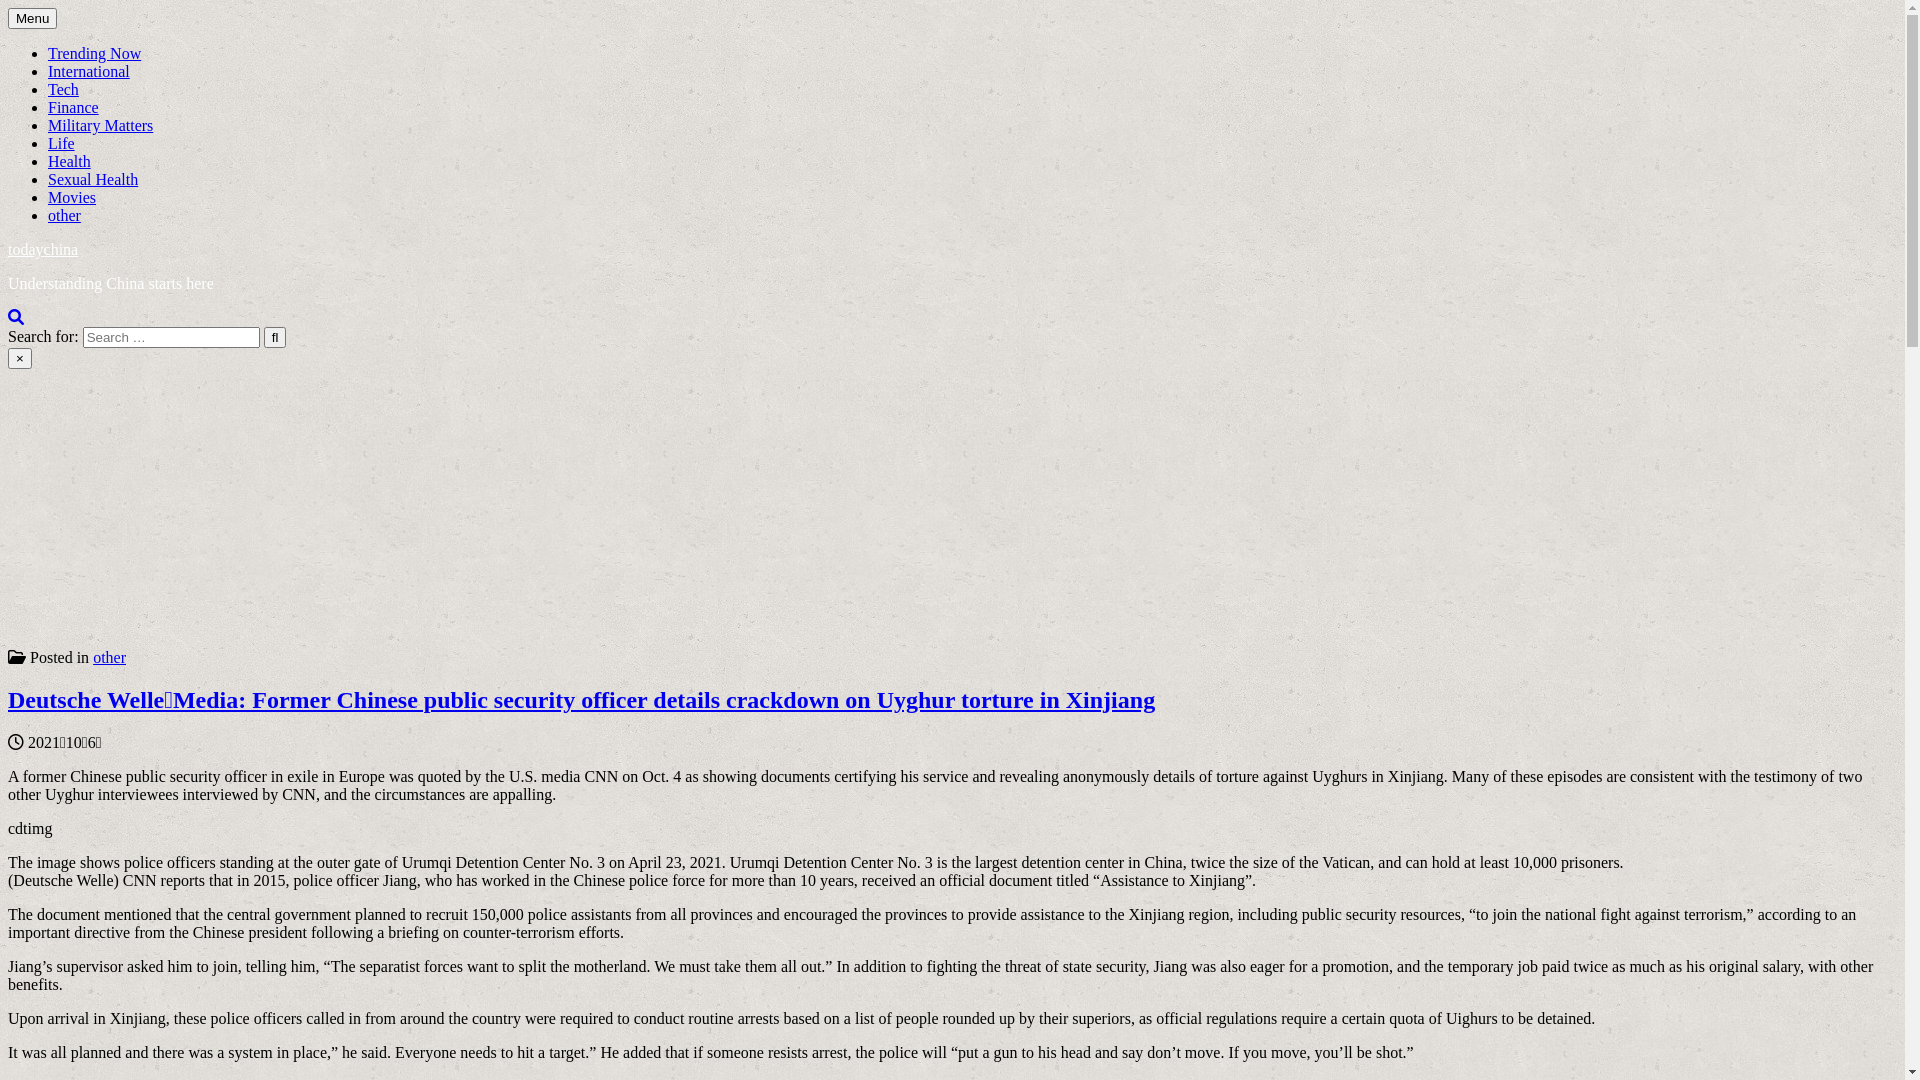 This screenshot has height=1080, width=1920. What do you see at coordinates (88, 70) in the screenshot?
I see `'International'` at bounding box center [88, 70].